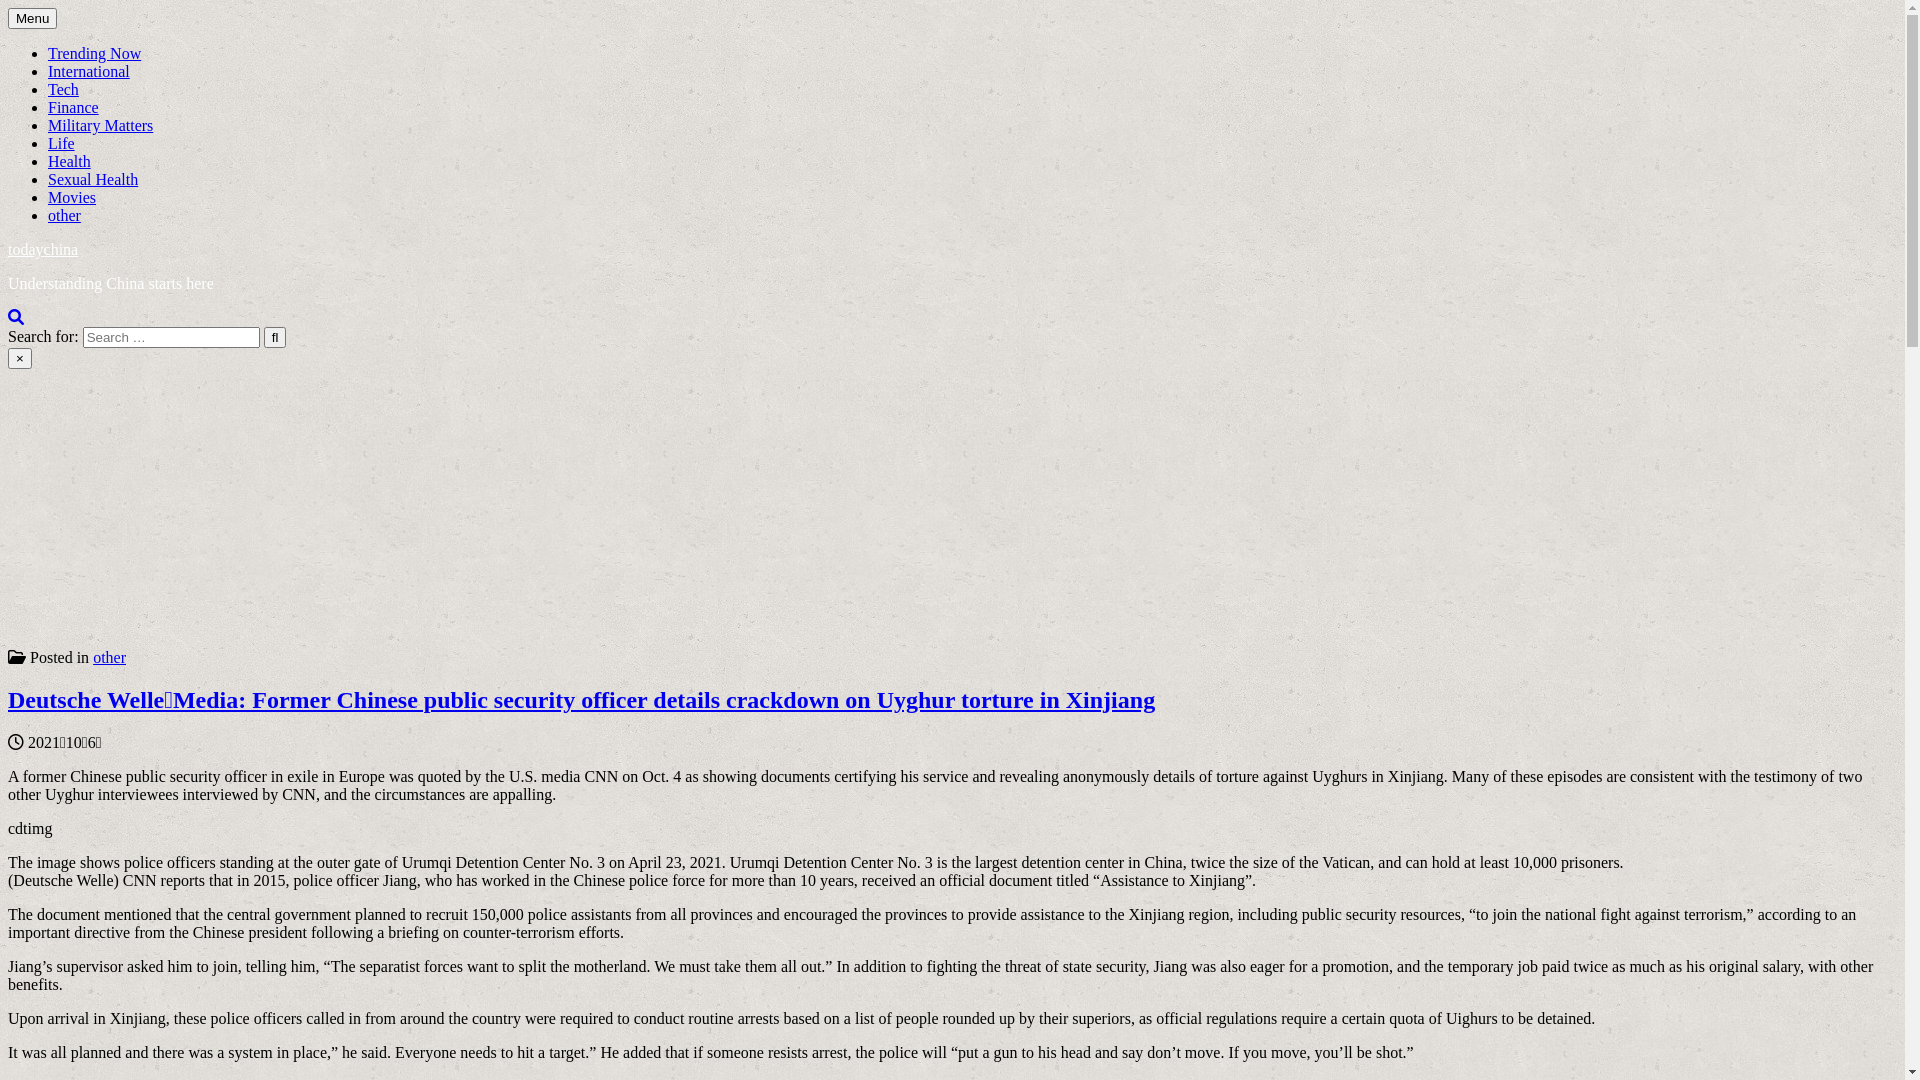 This screenshot has height=1080, width=1920. What do you see at coordinates (88, 70) in the screenshot?
I see `'International'` at bounding box center [88, 70].